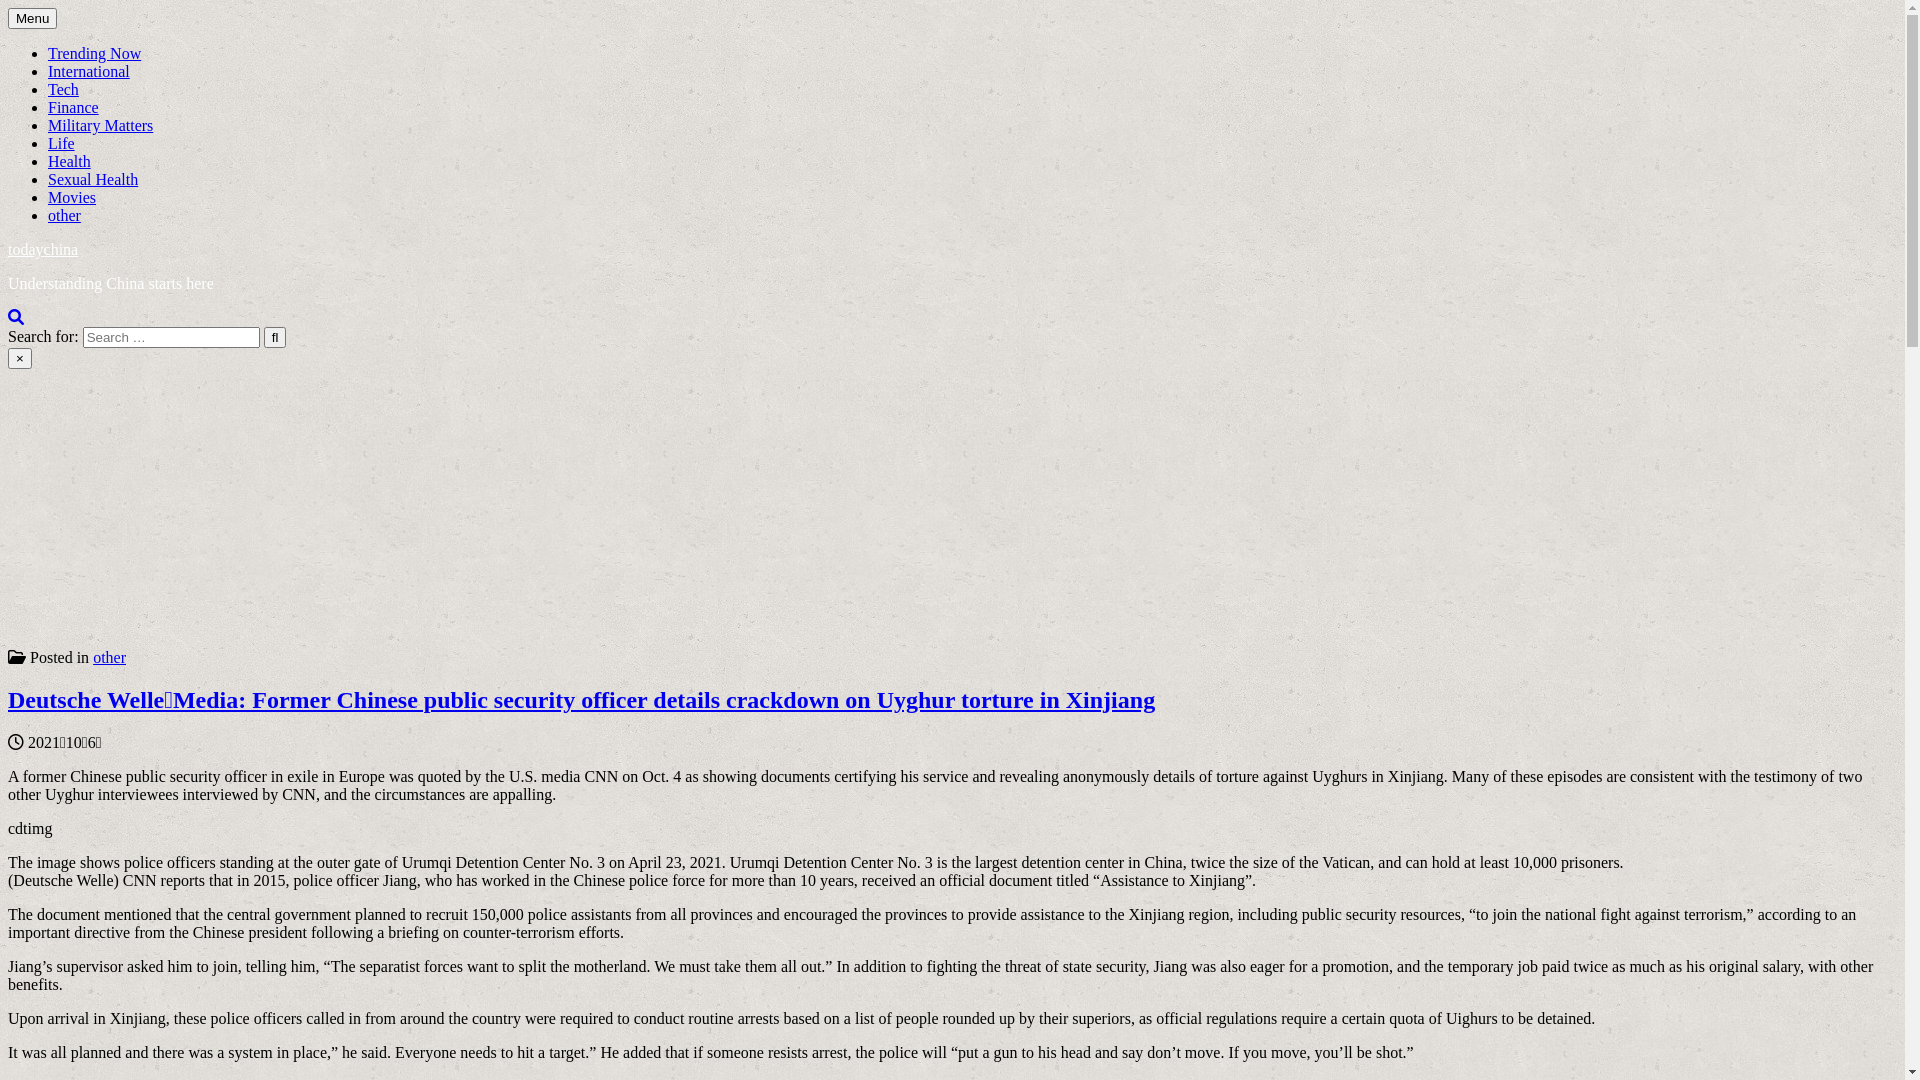 This screenshot has height=1080, width=1920. What do you see at coordinates (88, 70) in the screenshot?
I see `'International'` at bounding box center [88, 70].